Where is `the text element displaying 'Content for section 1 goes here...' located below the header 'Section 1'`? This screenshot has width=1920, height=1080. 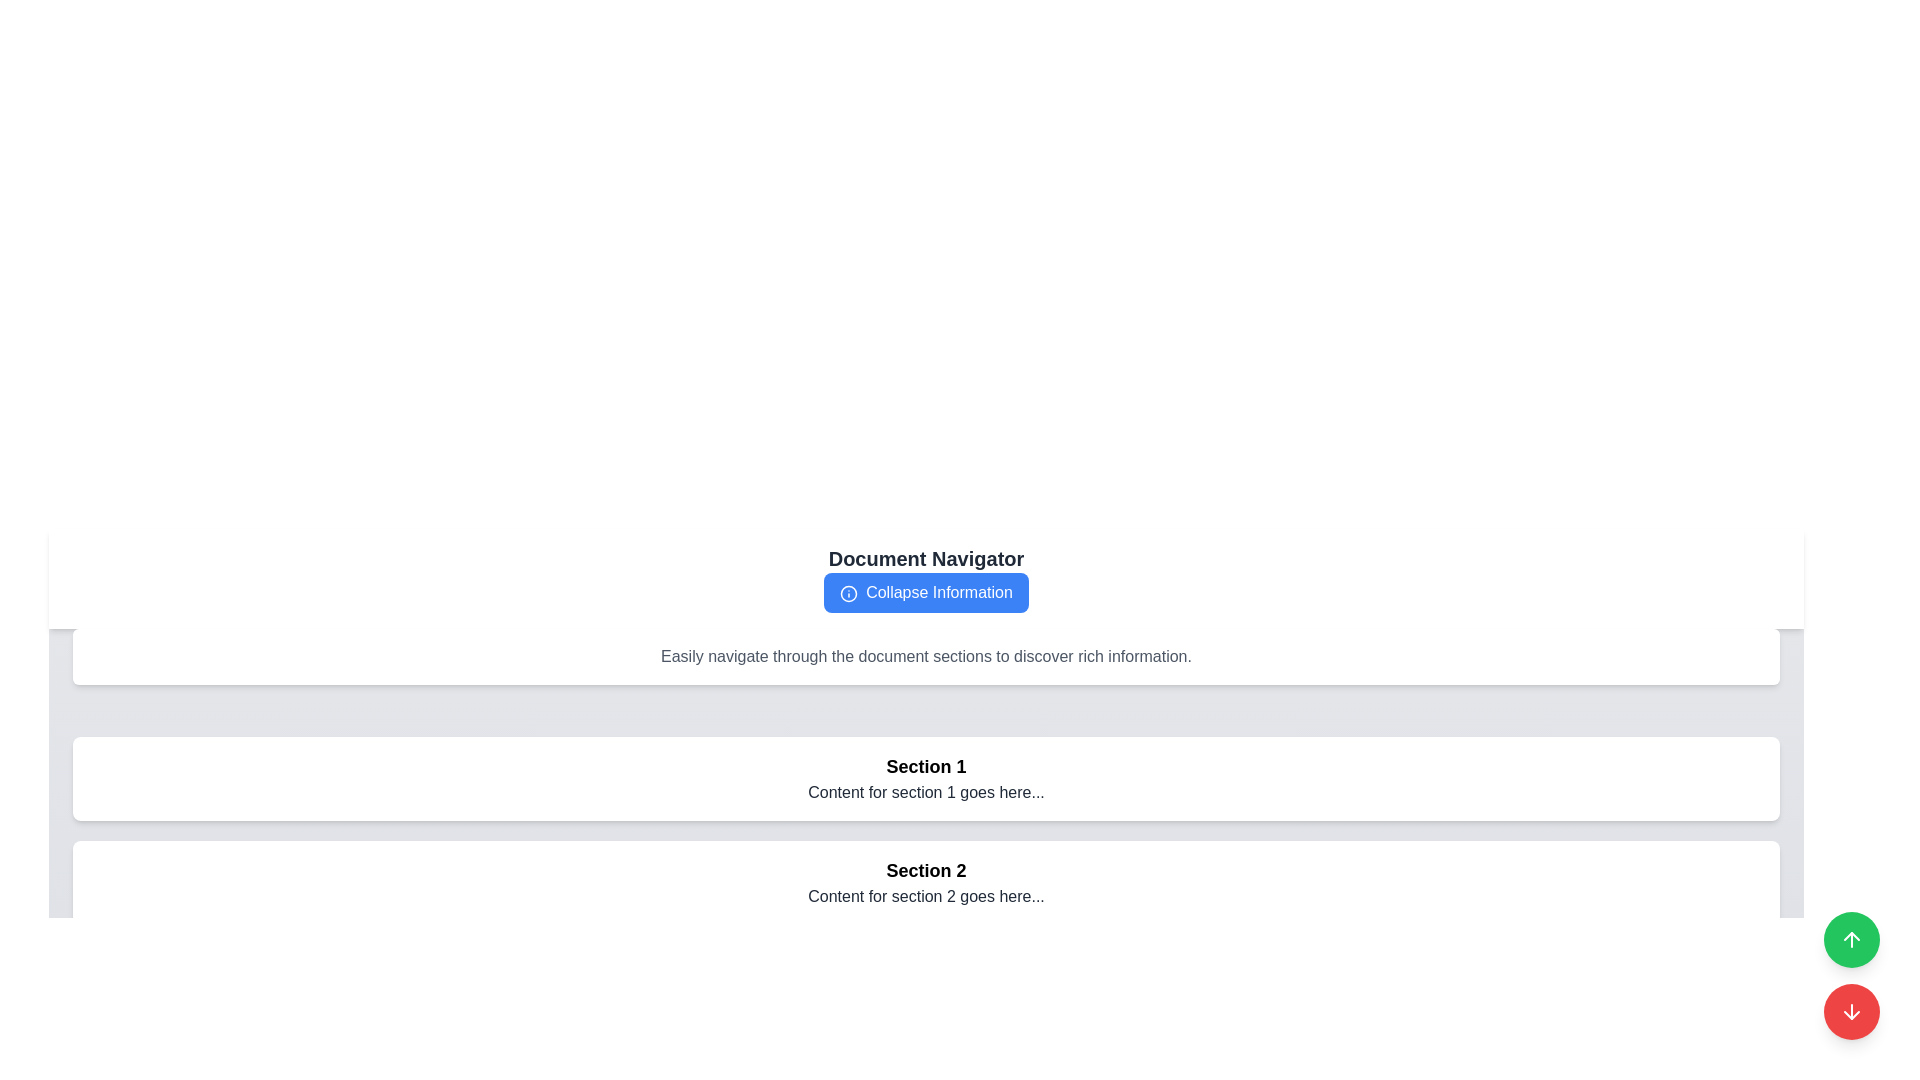 the text element displaying 'Content for section 1 goes here...' located below the header 'Section 1' is located at coordinates (925, 792).